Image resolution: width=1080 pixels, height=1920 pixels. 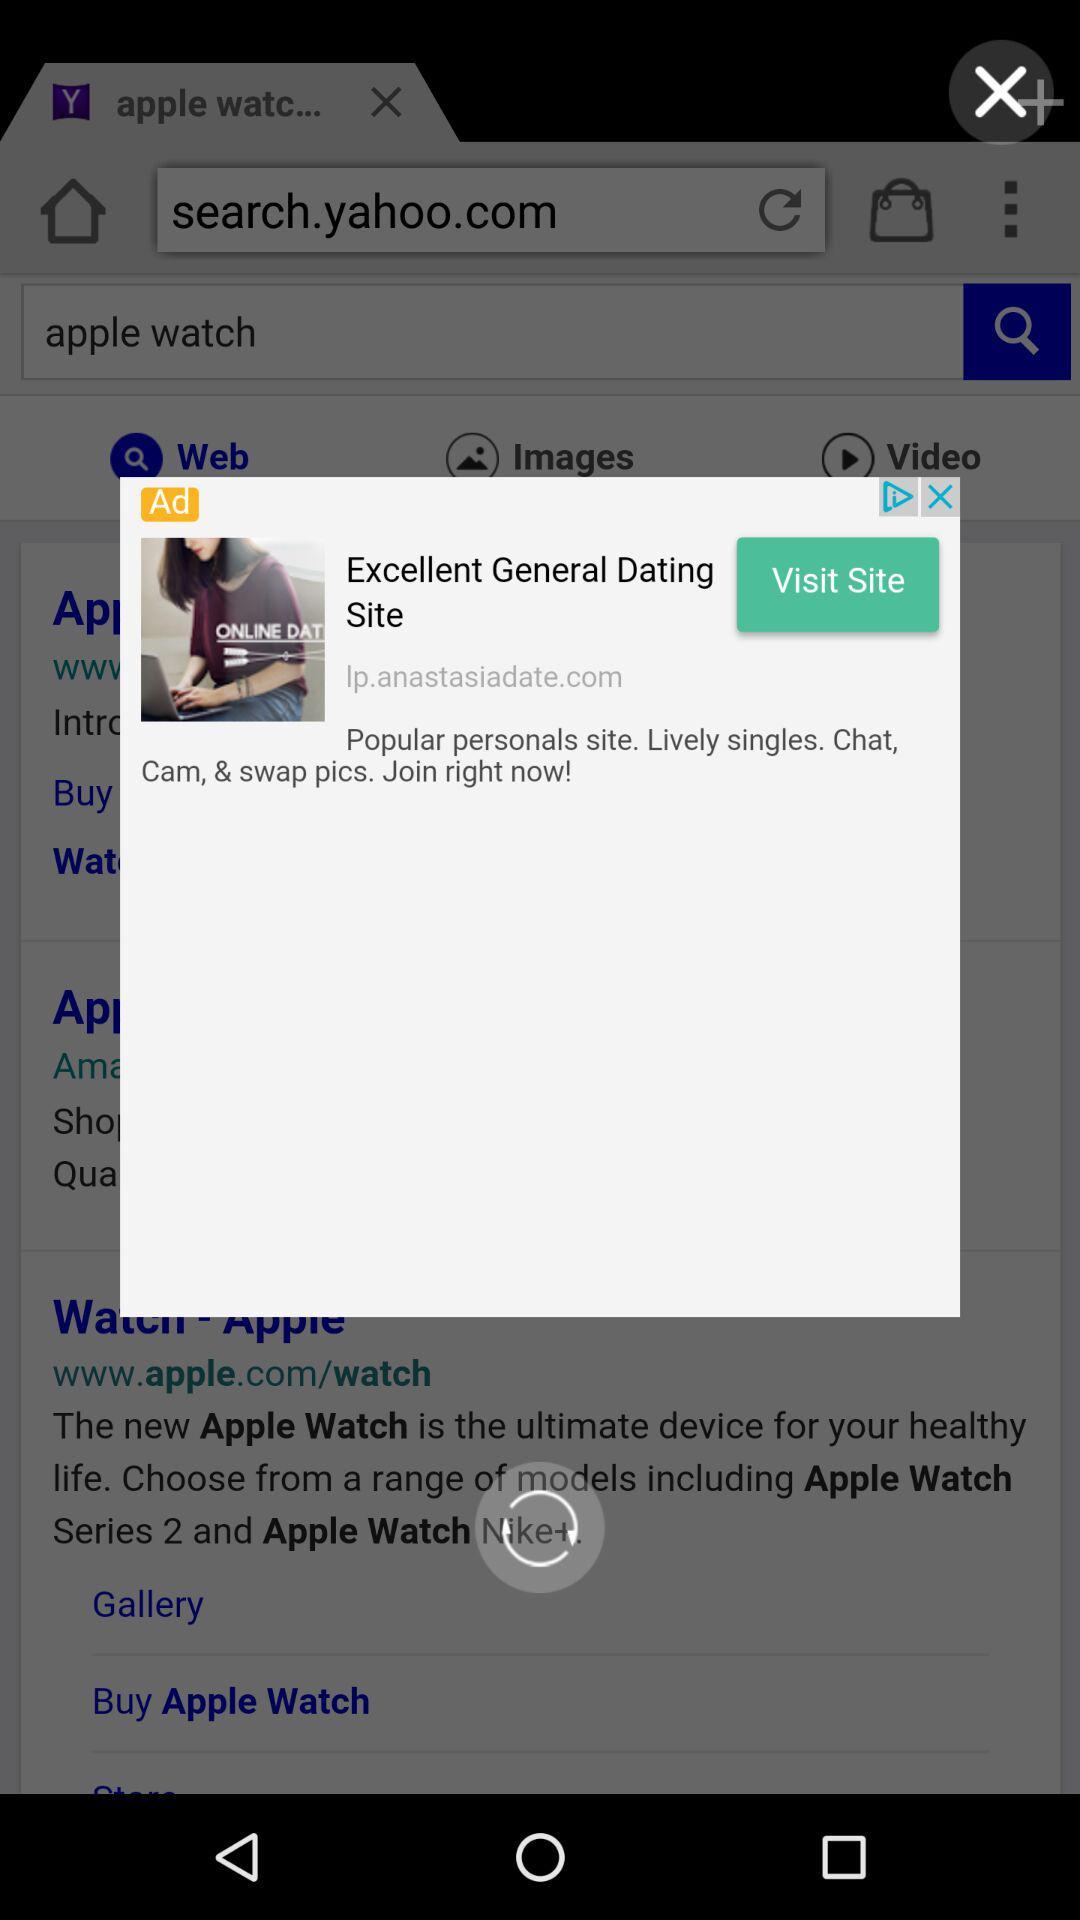 I want to click on the close icon, so click(x=1001, y=97).